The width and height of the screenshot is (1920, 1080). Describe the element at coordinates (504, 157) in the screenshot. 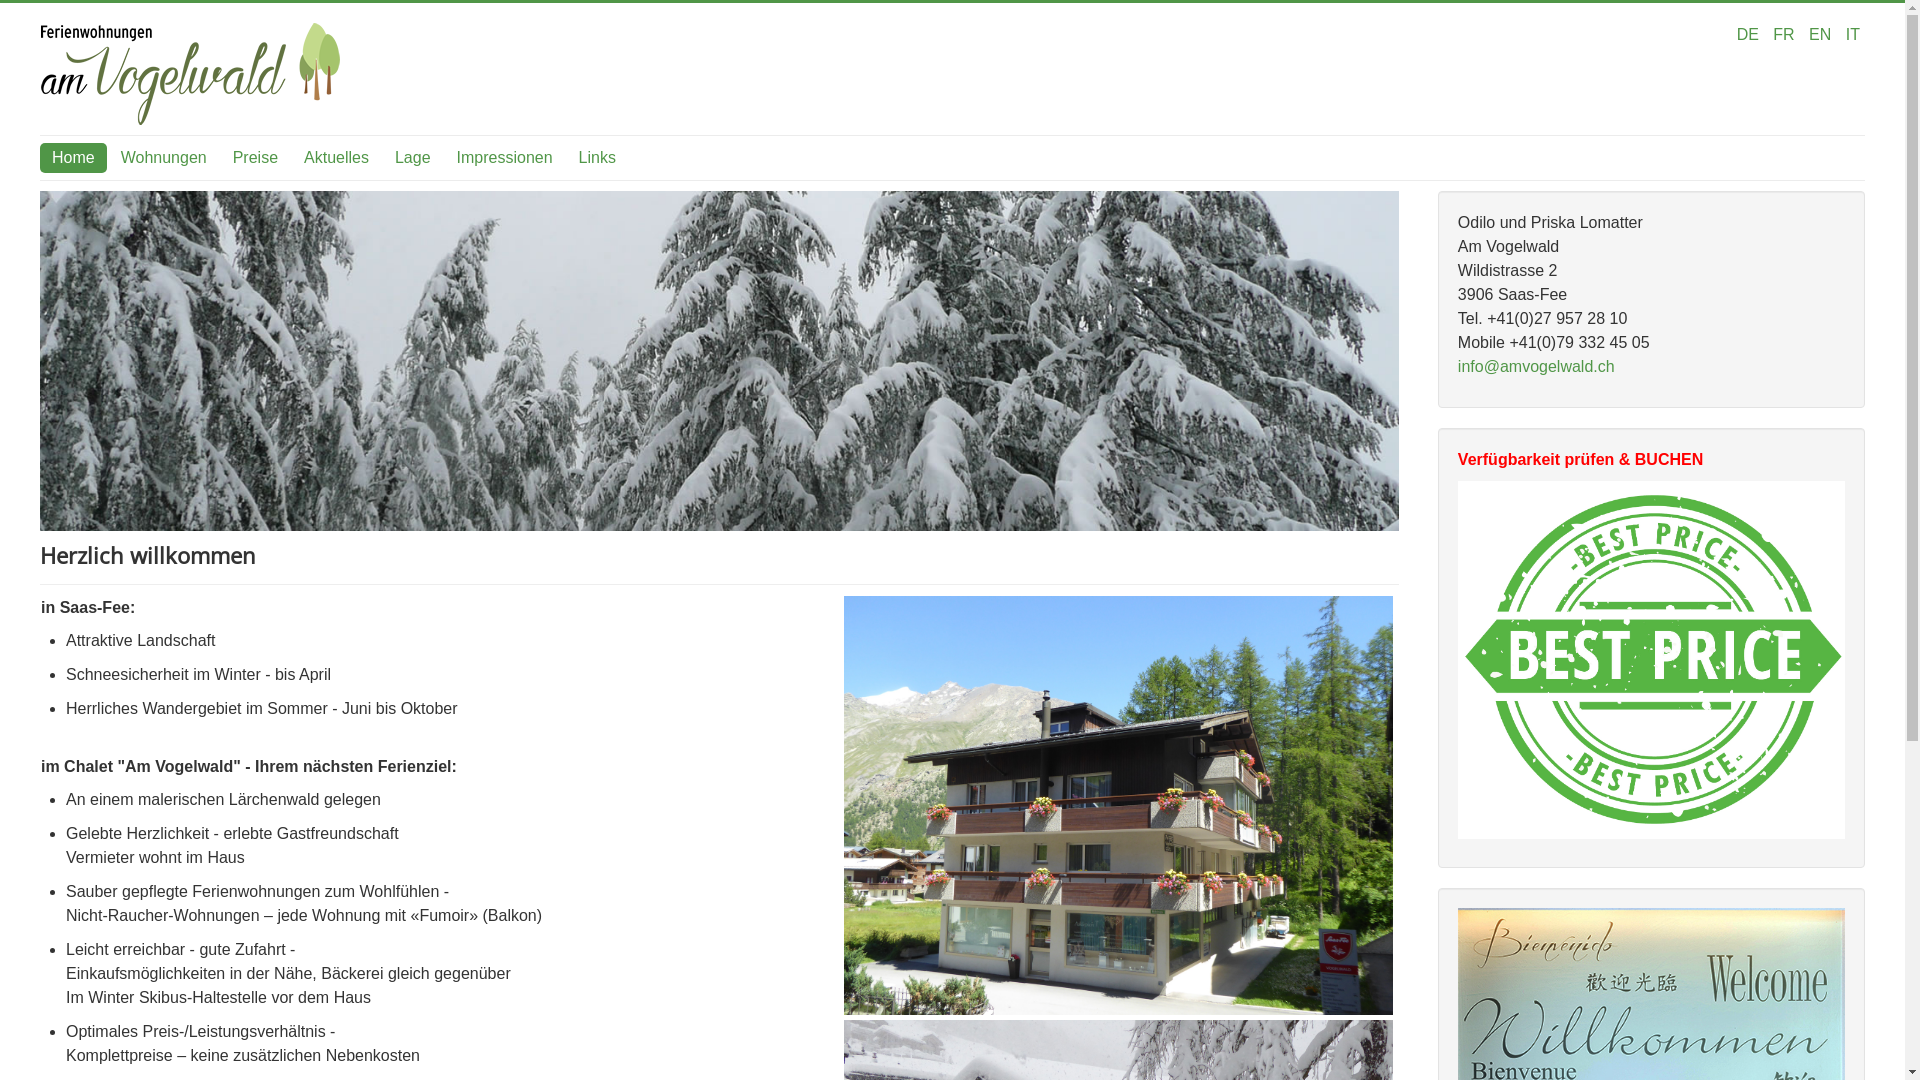

I see `'Impressionen'` at that location.